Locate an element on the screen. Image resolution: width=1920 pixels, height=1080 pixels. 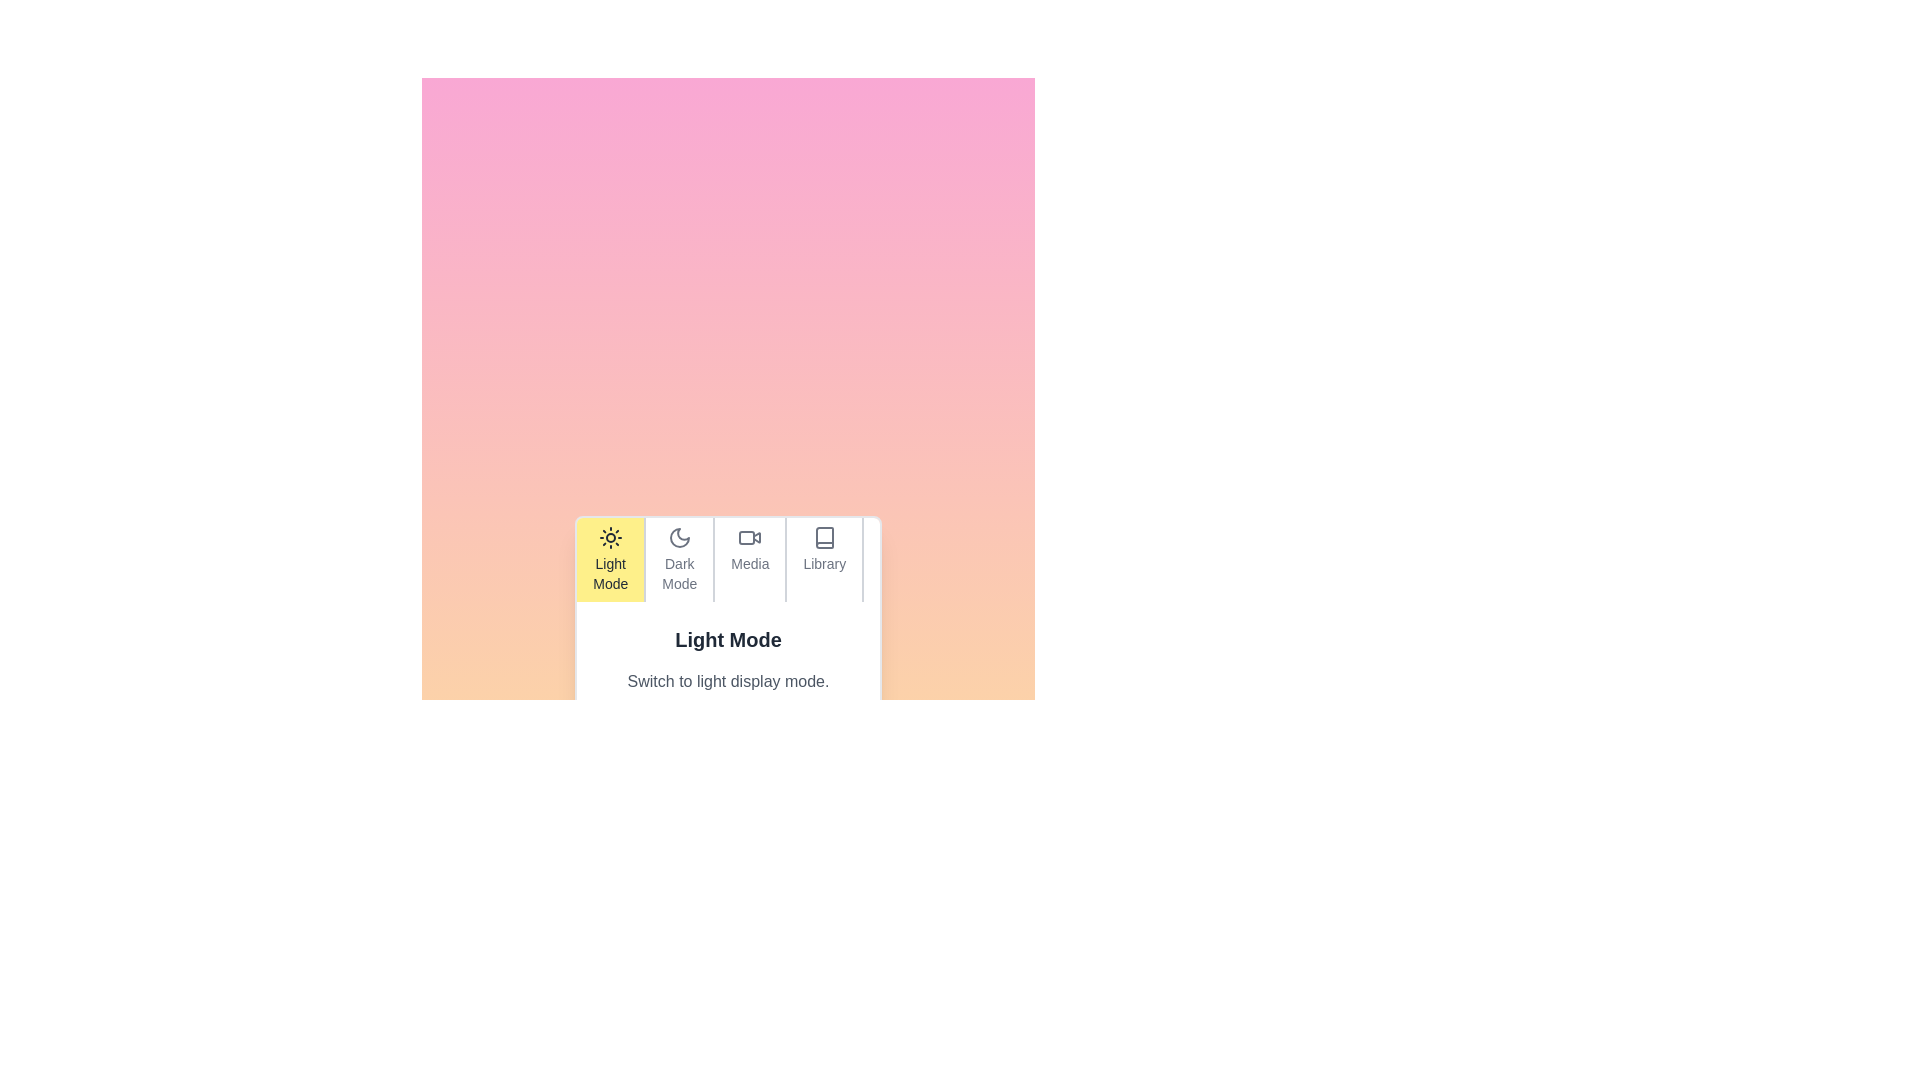
the tab labeled Library to observe its visual effect is located at coordinates (822, 559).